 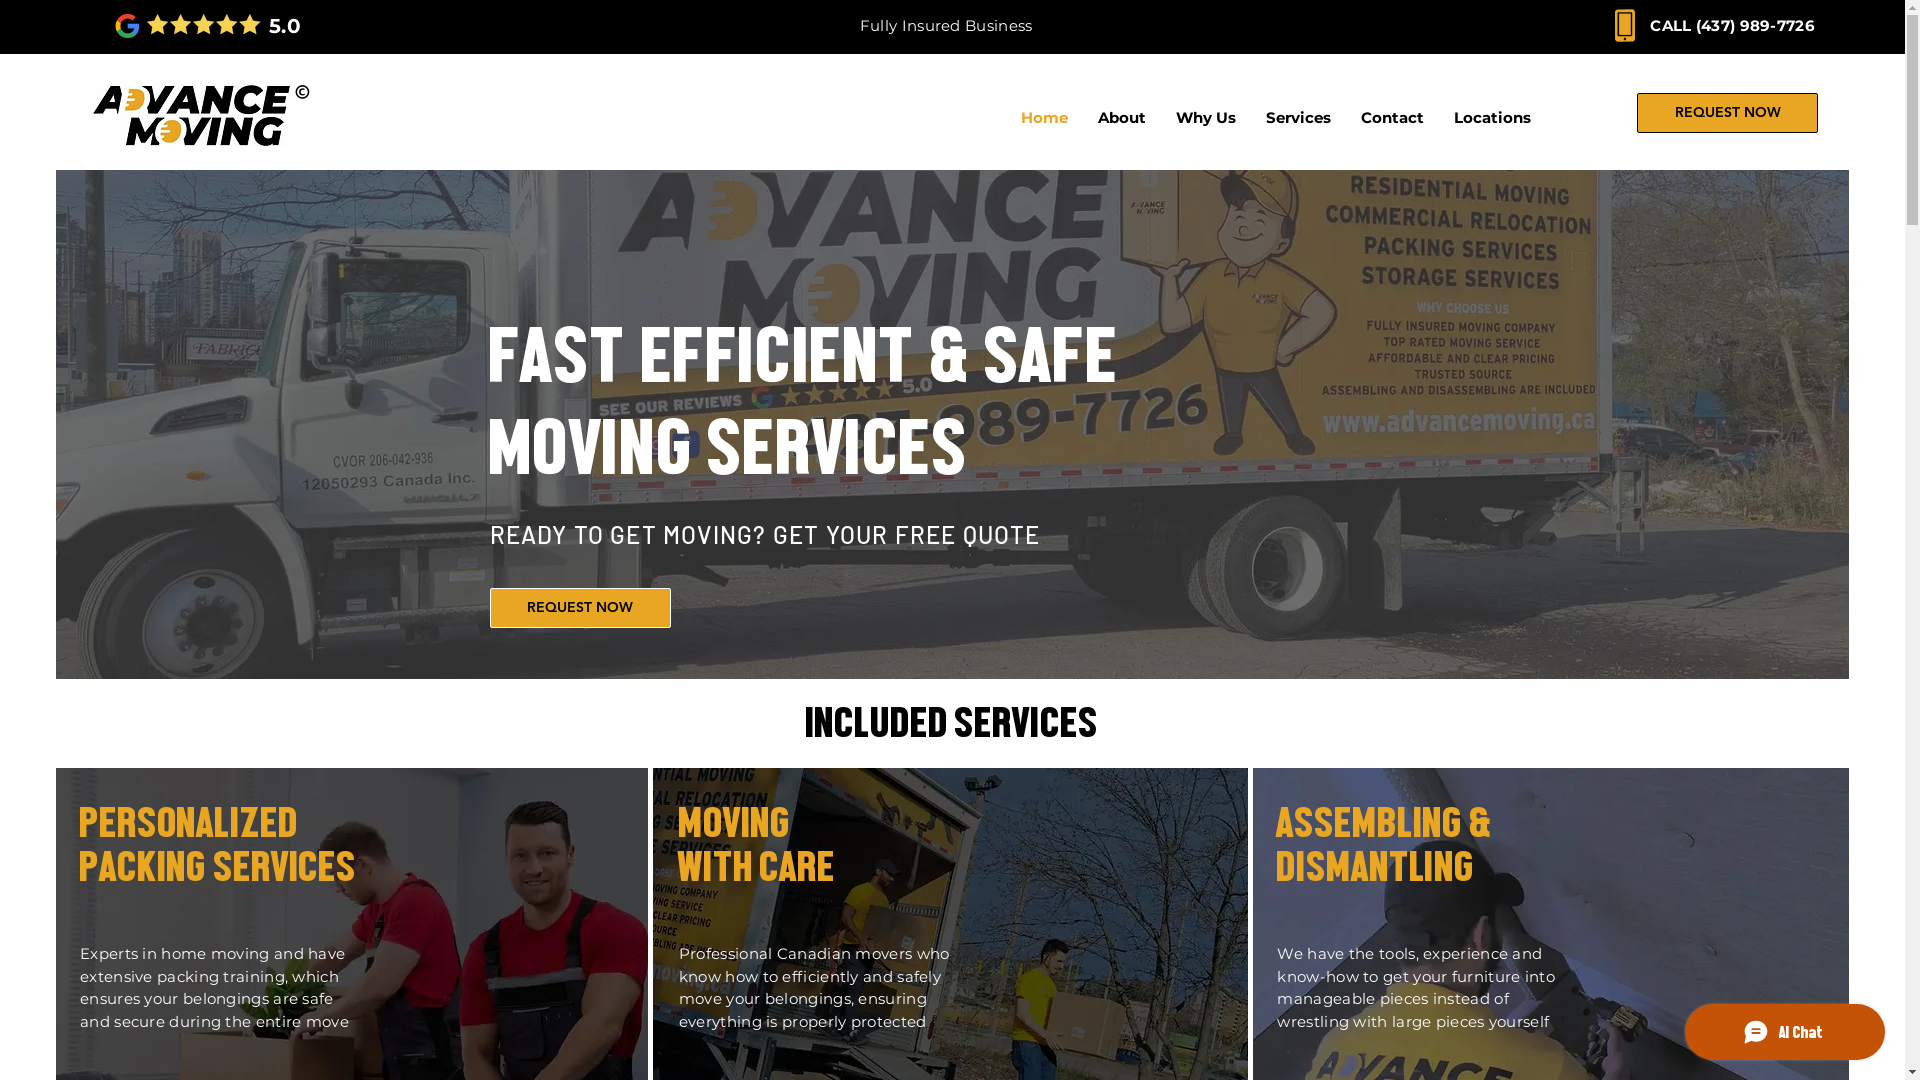 What do you see at coordinates (1204, 118) in the screenshot?
I see `'Why Us'` at bounding box center [1204, 118].